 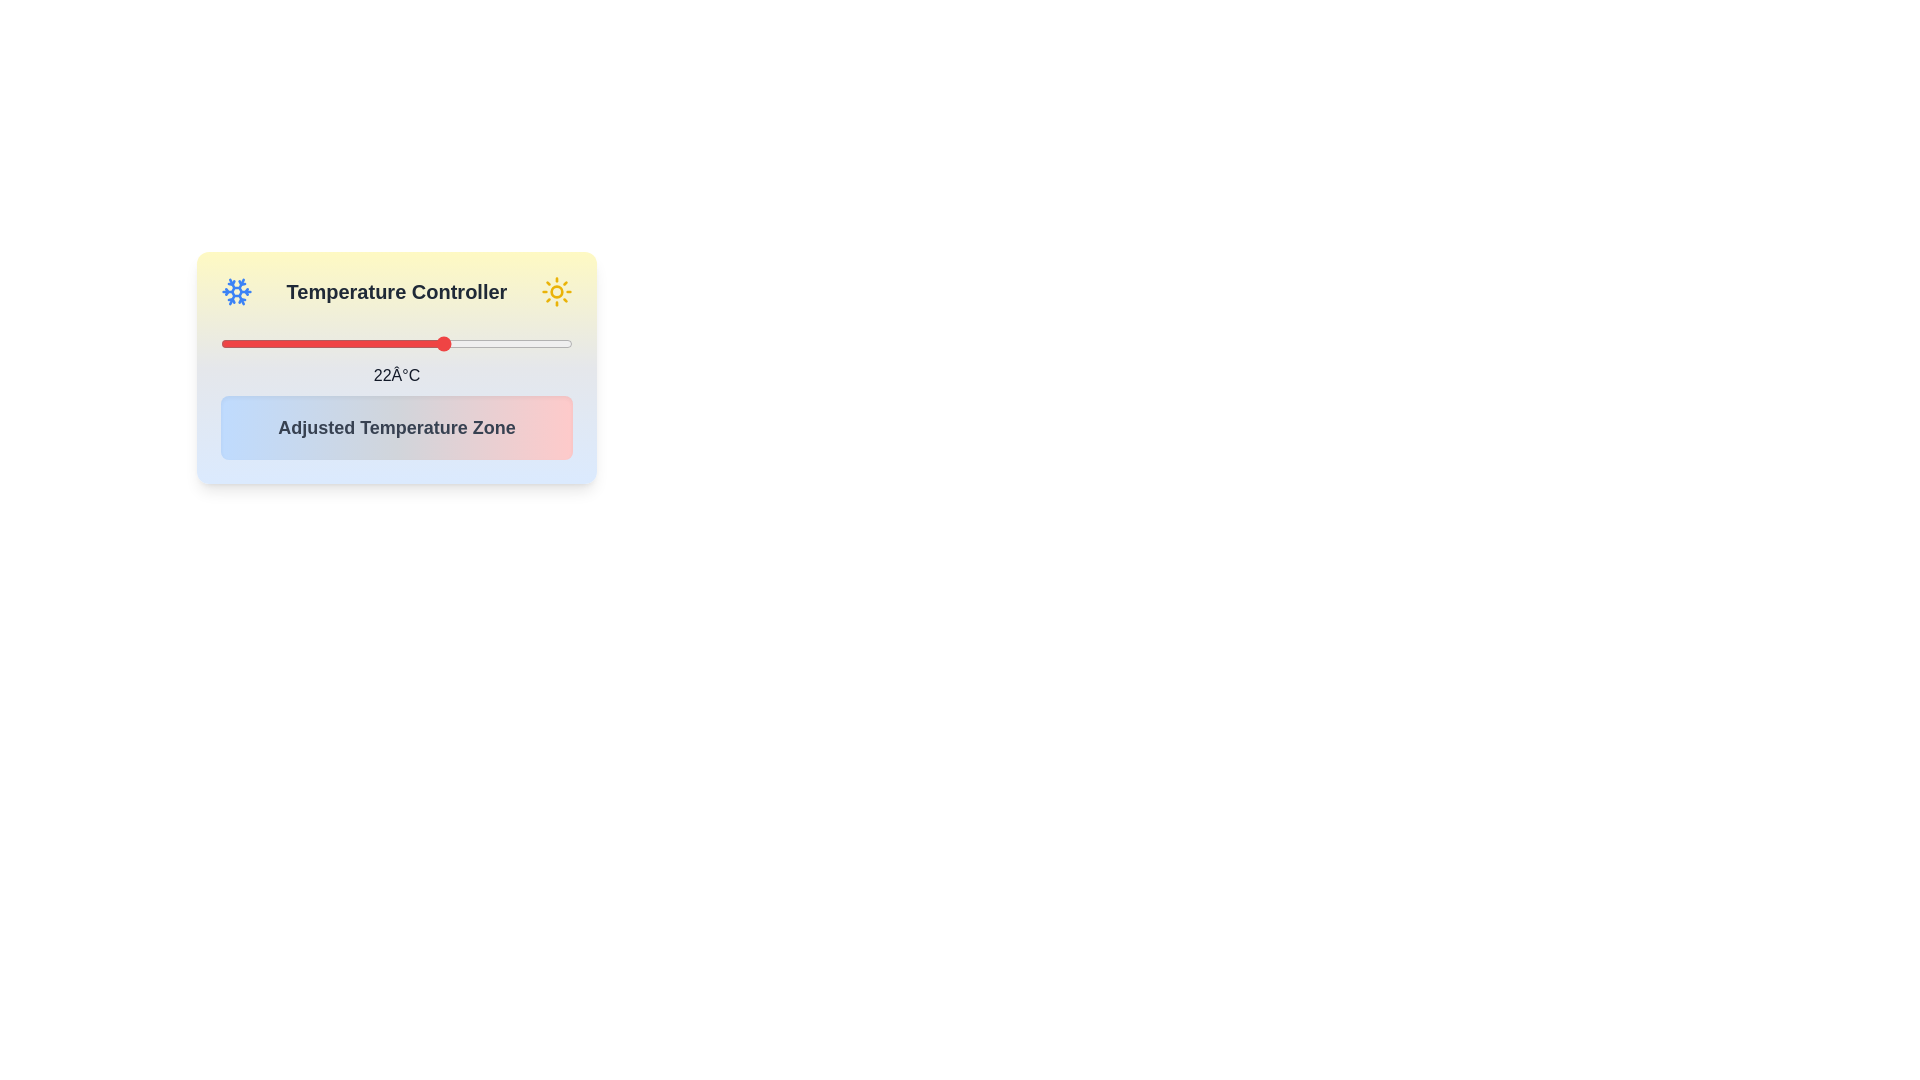 I want to click on the text label with the bold 'Adjusted Temperature Zone' centered within a gradient background transitioning from blue to gray to red, located beneath the numerical temperature display and slider bar in the temperature control section, so click(x=397, y=427).